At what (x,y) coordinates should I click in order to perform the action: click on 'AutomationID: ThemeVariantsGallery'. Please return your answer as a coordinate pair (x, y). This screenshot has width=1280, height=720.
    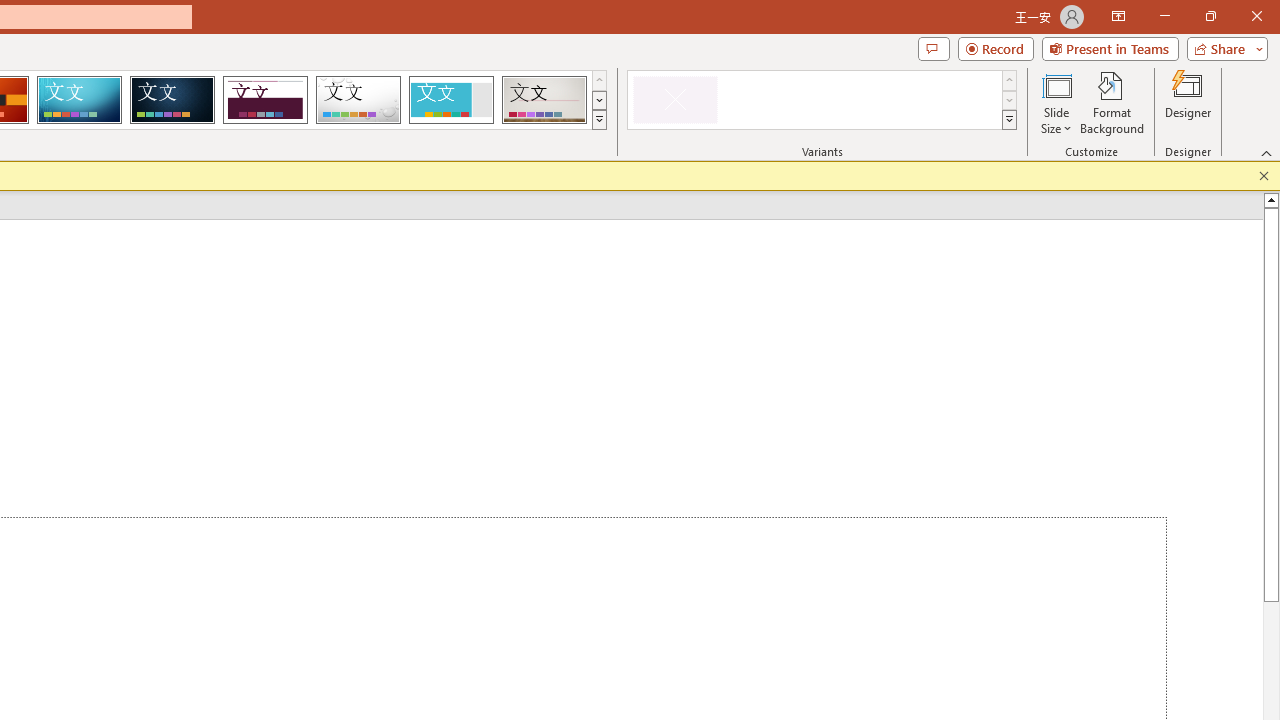
    Looking at the image, I should click on (823, 100).